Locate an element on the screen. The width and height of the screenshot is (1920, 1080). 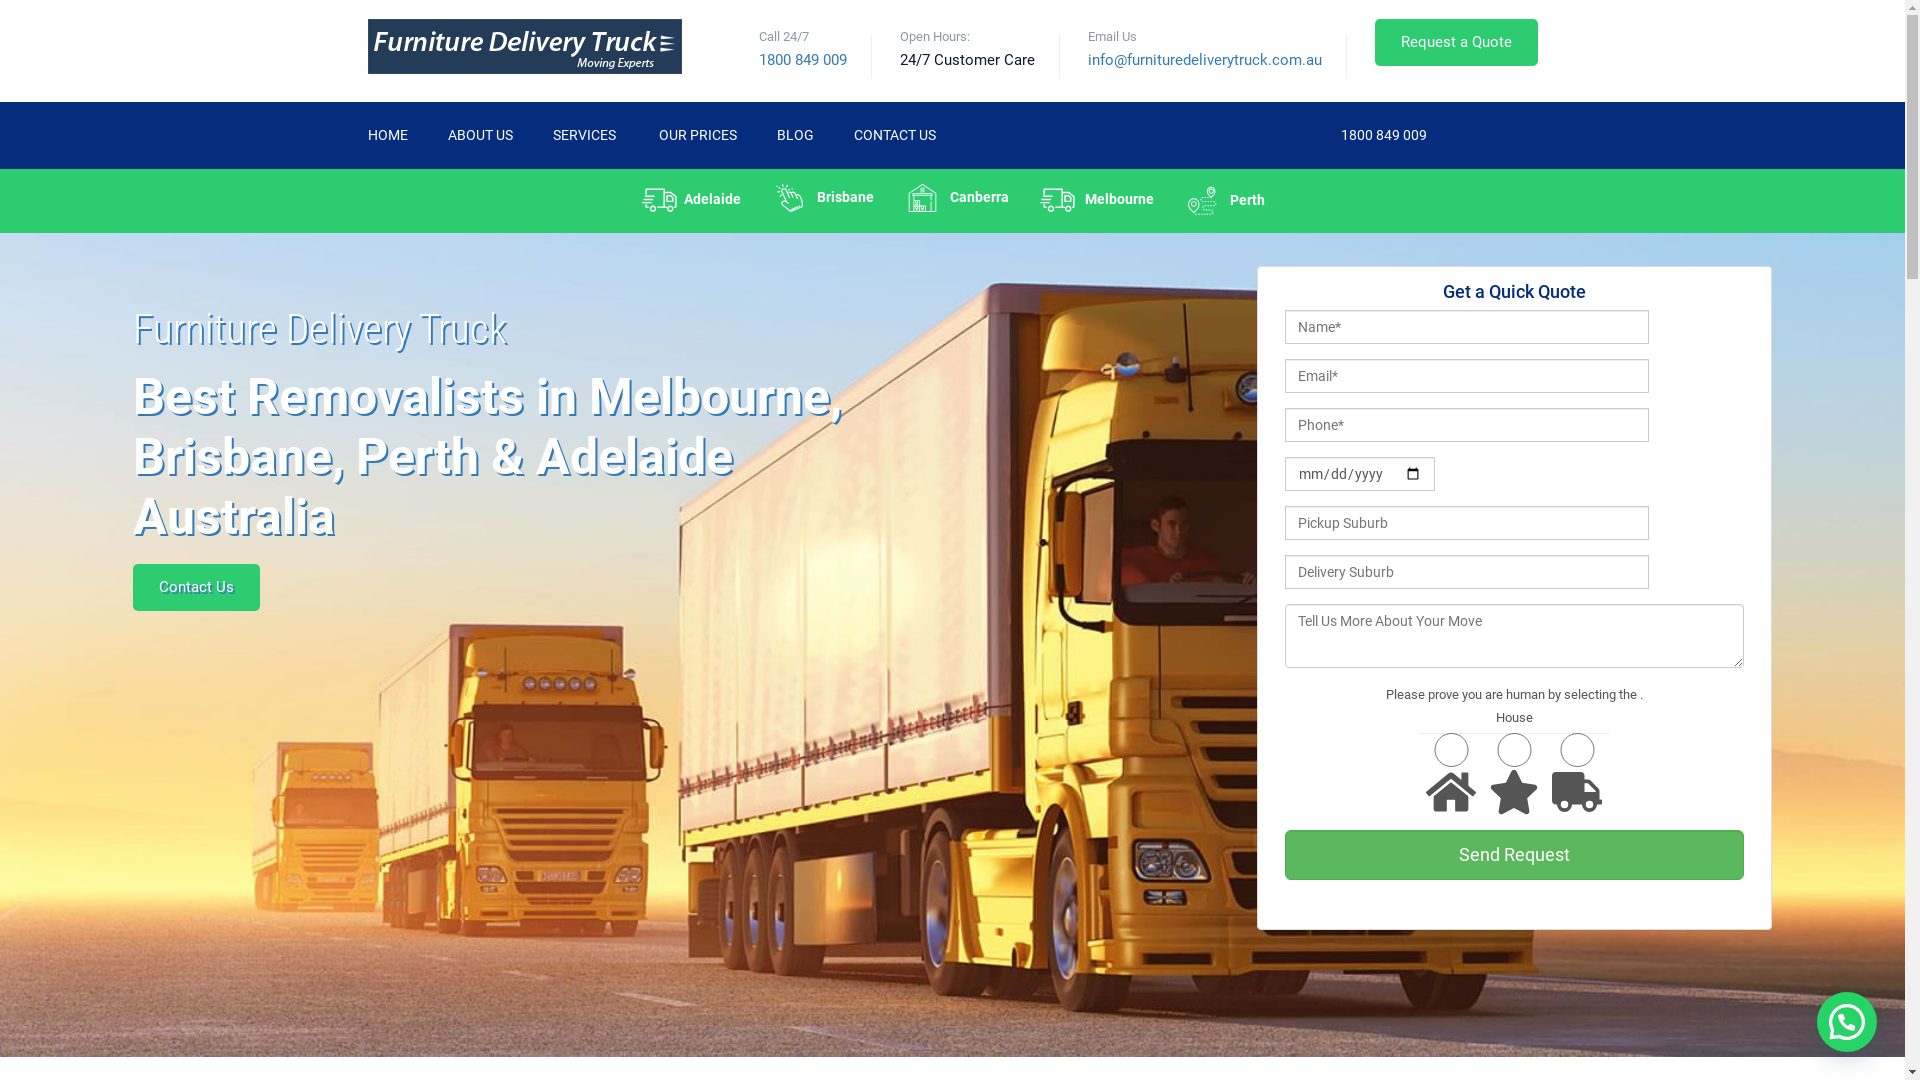
'OUR PRICES' is located at coordinates (696, 135).